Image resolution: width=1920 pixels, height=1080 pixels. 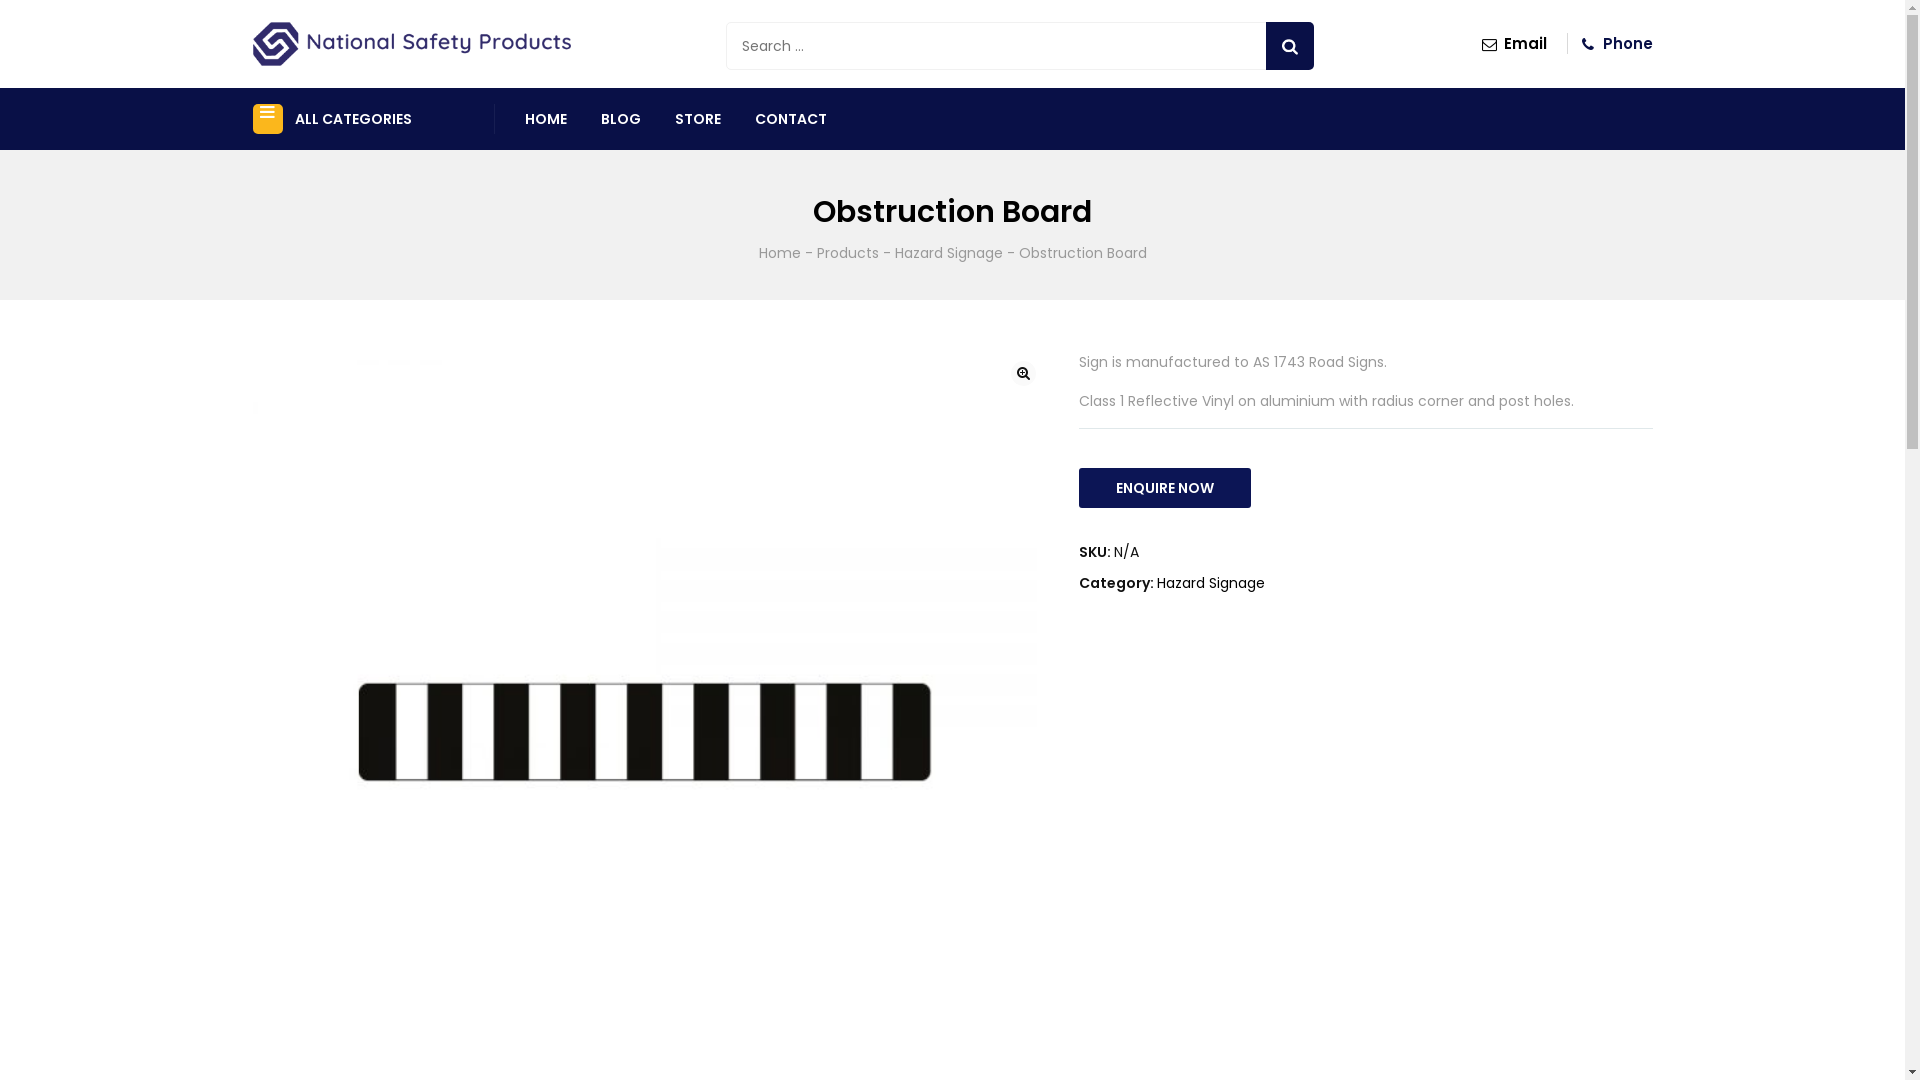 I want to click on 'ENQUIRE NOW', so click(x=1163, y=488).